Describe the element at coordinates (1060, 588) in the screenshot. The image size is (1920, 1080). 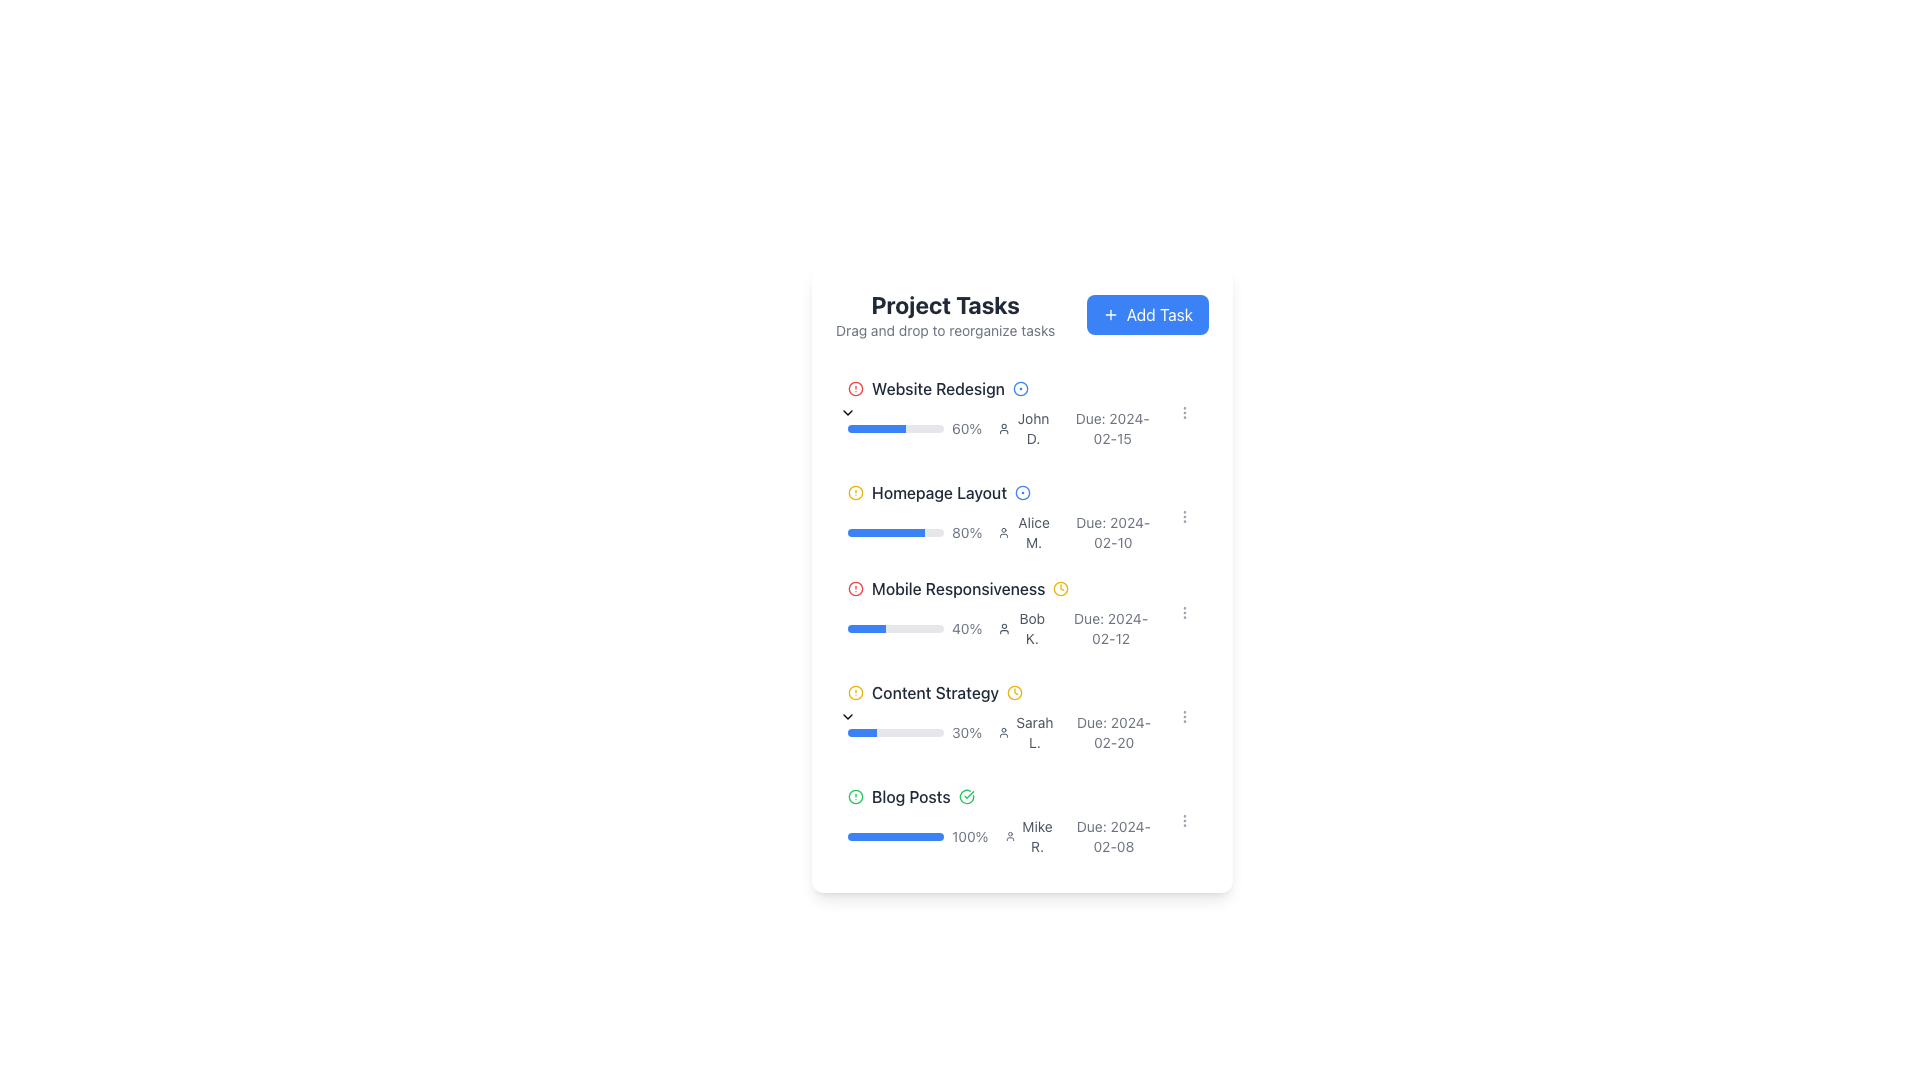
I see `the time-related status icon associated with the 'Mobile Responsiveness' task, located on the far-right side next to other task details` at that location.